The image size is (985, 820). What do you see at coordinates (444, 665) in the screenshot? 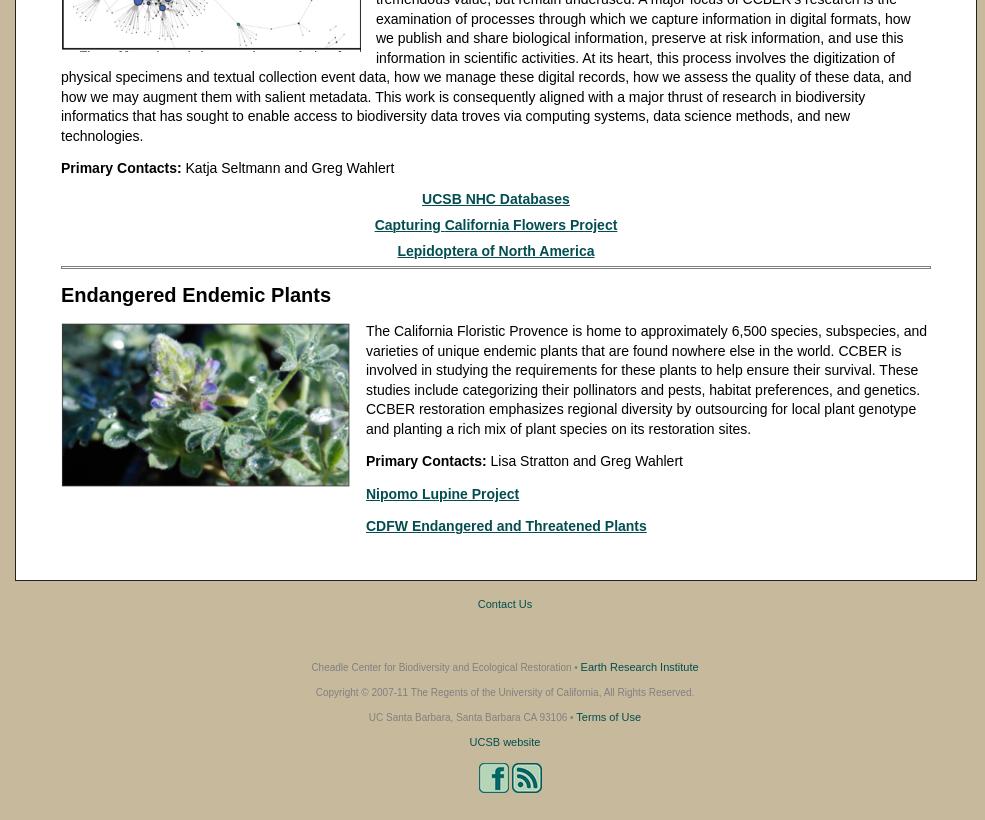
I see `'Cheadle Center for Biodiversity and Ecological Restoration •'` at bounding box center [444, 665].